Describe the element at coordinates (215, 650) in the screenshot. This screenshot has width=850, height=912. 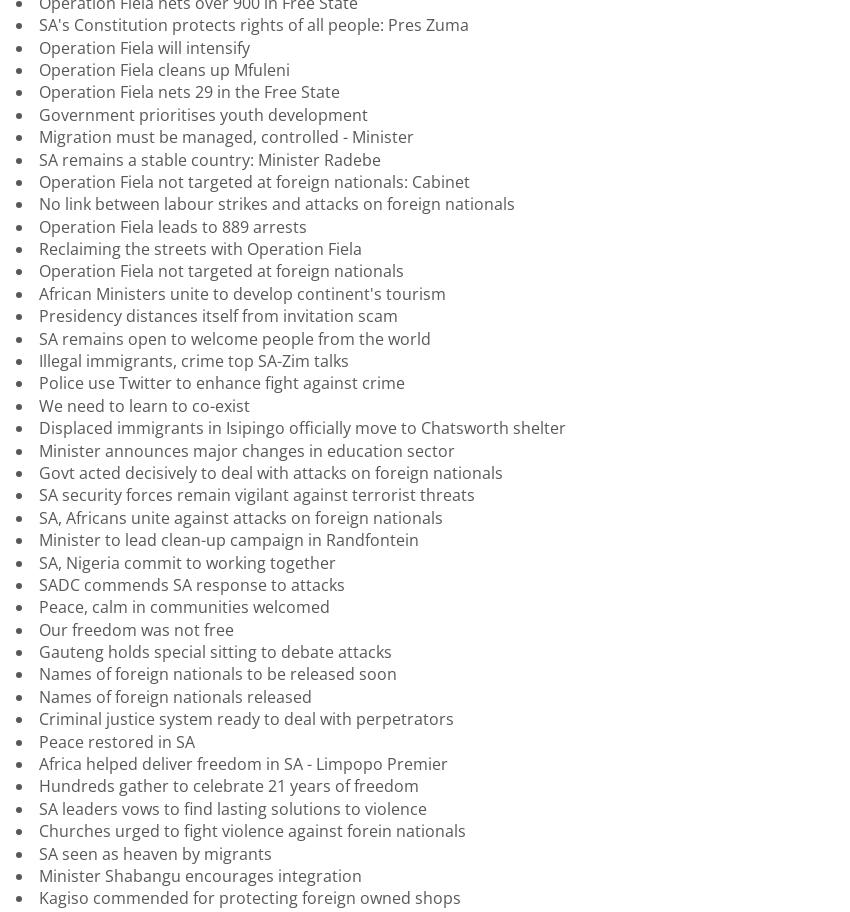
I see `'Gauteng holds special sitting to debate attacks'` at that location.